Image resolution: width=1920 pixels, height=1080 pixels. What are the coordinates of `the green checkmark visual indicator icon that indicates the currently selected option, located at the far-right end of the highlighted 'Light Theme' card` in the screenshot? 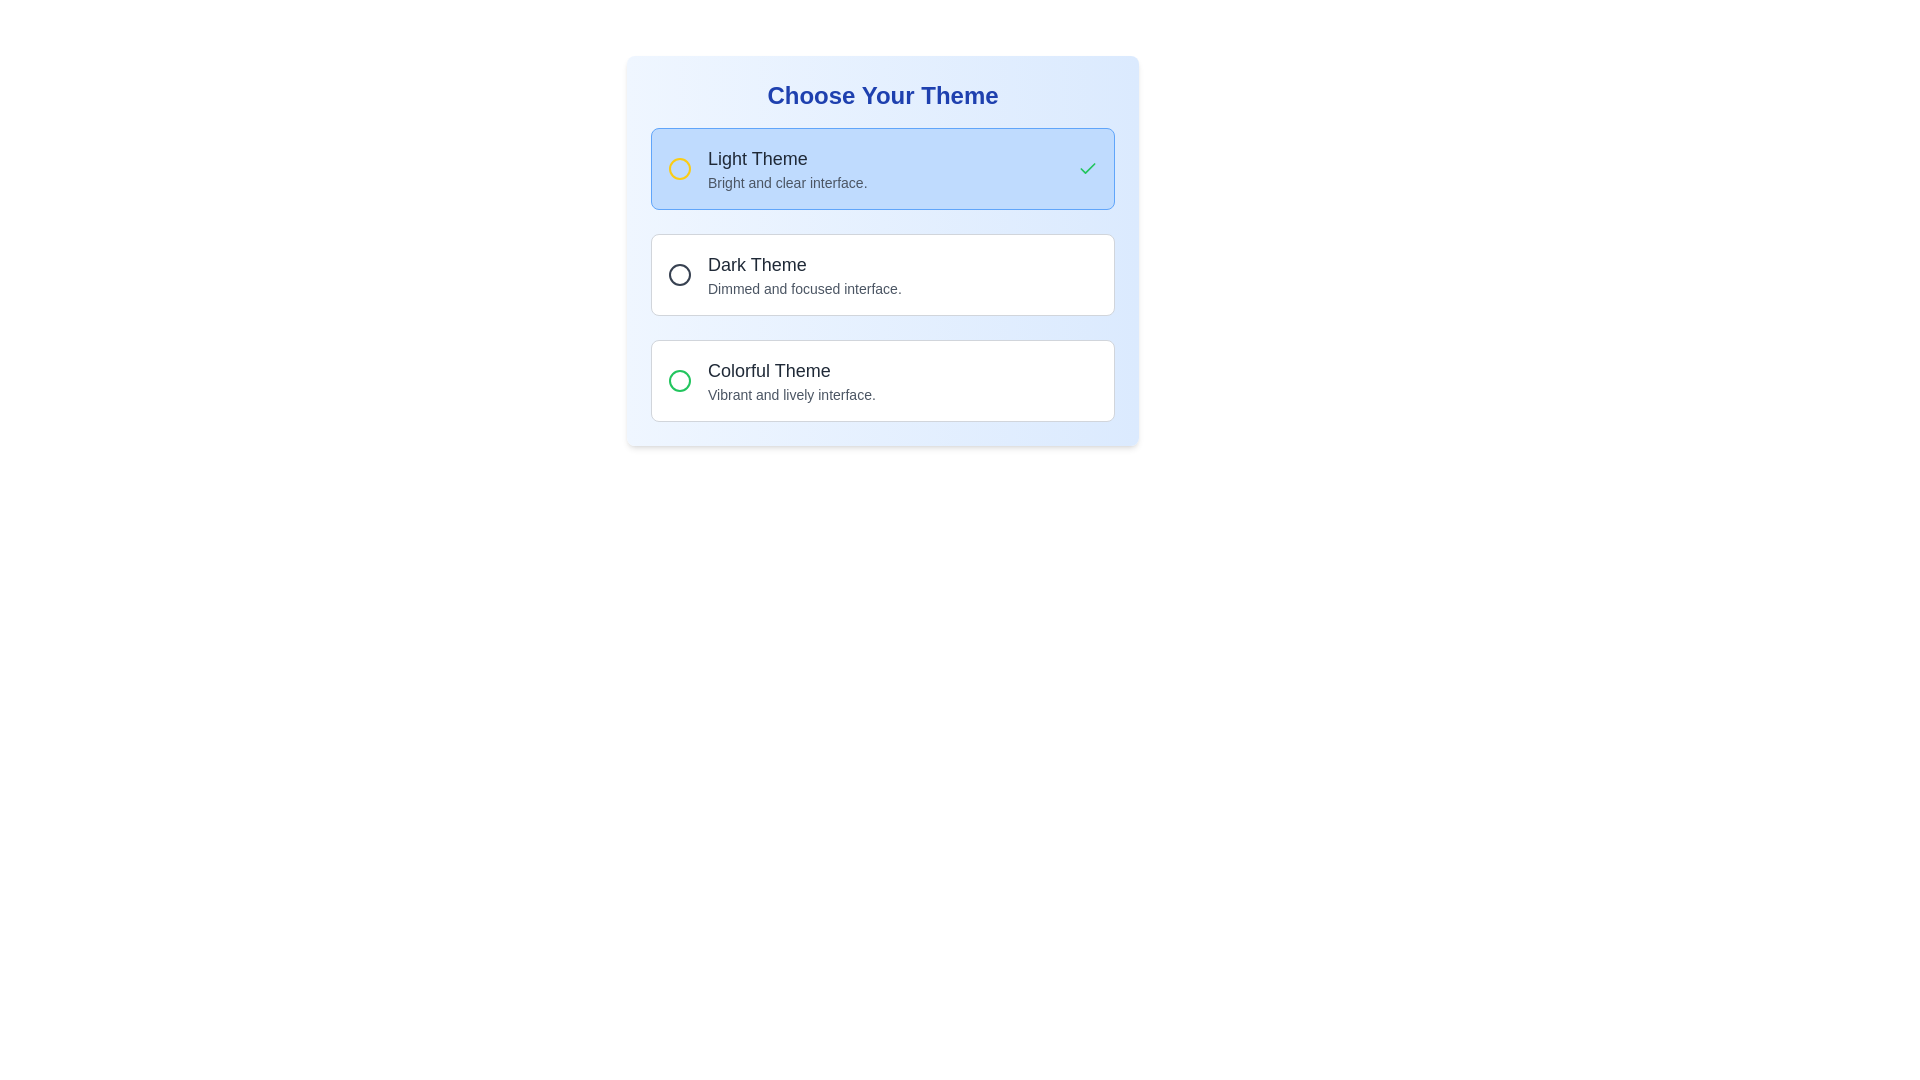 It's located at (1087, 168).